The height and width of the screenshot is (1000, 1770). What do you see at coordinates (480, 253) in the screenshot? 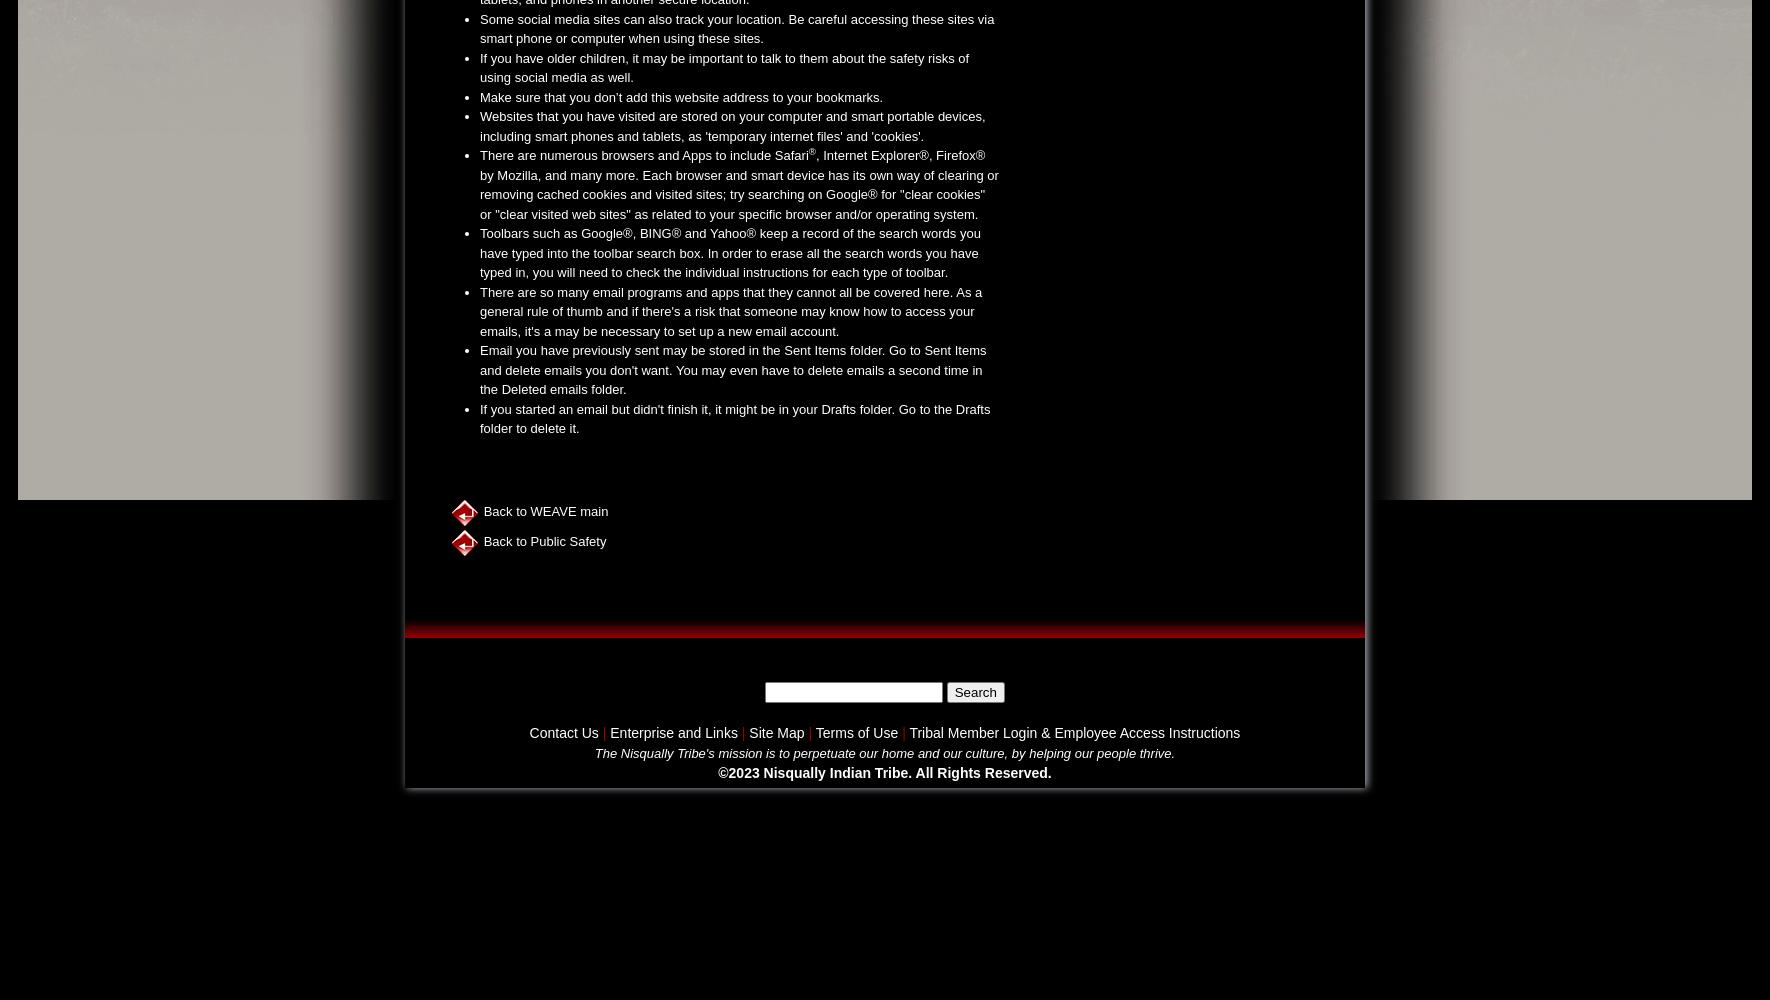
I see `'Toolbars such as Google®, BING® and Yahoo® keep a record of the search words you have typed into the toolbar search box. In order to erase all the search words you have typed in, you will need to check the individual instructions for each type of toolbar.'` at bounding box center [480, 253].